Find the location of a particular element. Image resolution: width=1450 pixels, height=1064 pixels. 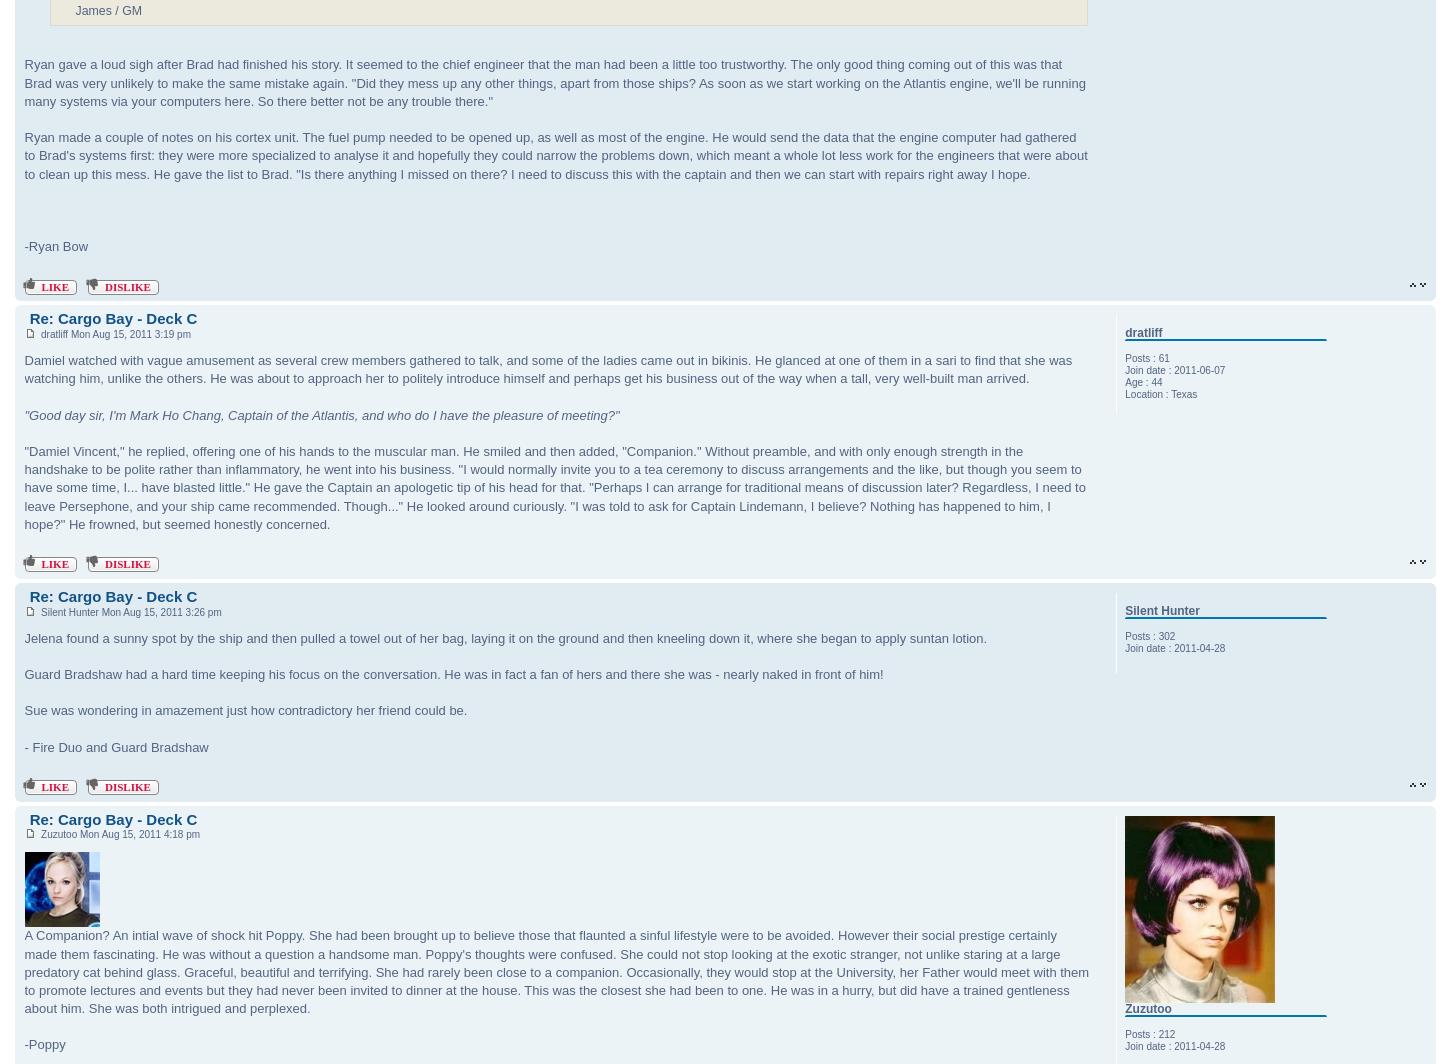

'A Companion? An intial wave of shock hit Poppy. She had been brought up to believe those that flaunted a sinful lifestyle were to be avoided. However their social prestige certainly made them fascinating. He was without a question a handsome man. Poppy's thoughts were confused. She could not stop looking at the exotic stranger, not unlike staring at a large predatory cat behind glass. Graceful, beautiful and terrifying. She had rarely been close to a companion. Occasionally, they would stop at the University, her Father would meet with them to promote lectures and events but they had never been invited to dinner at the house. This was the closest she had been to one. He was in a hurry, but did have a trained gentleness about him. She was both intrigued and perplexed.' is located at coordinates (556, 971).